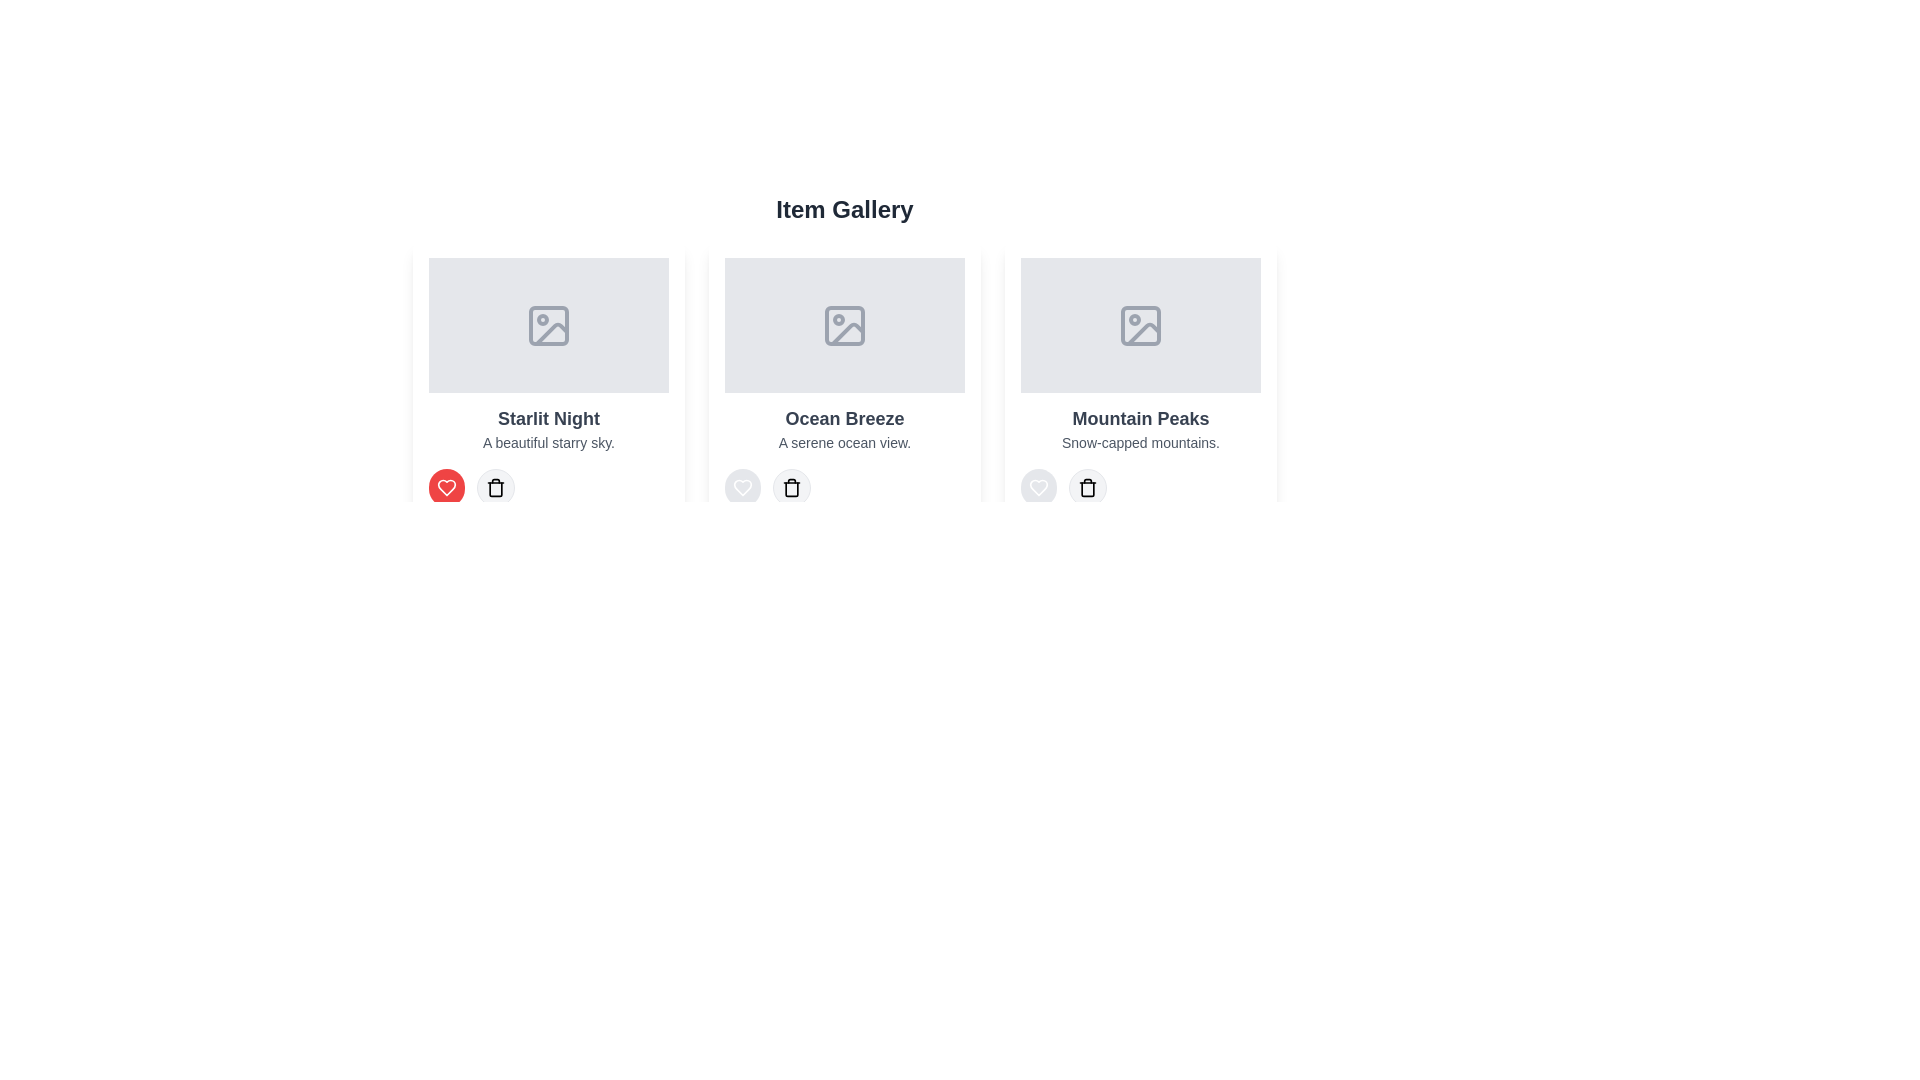  I want to click on the item with title Mountain Peaks to view its description, so click(1141, 382).